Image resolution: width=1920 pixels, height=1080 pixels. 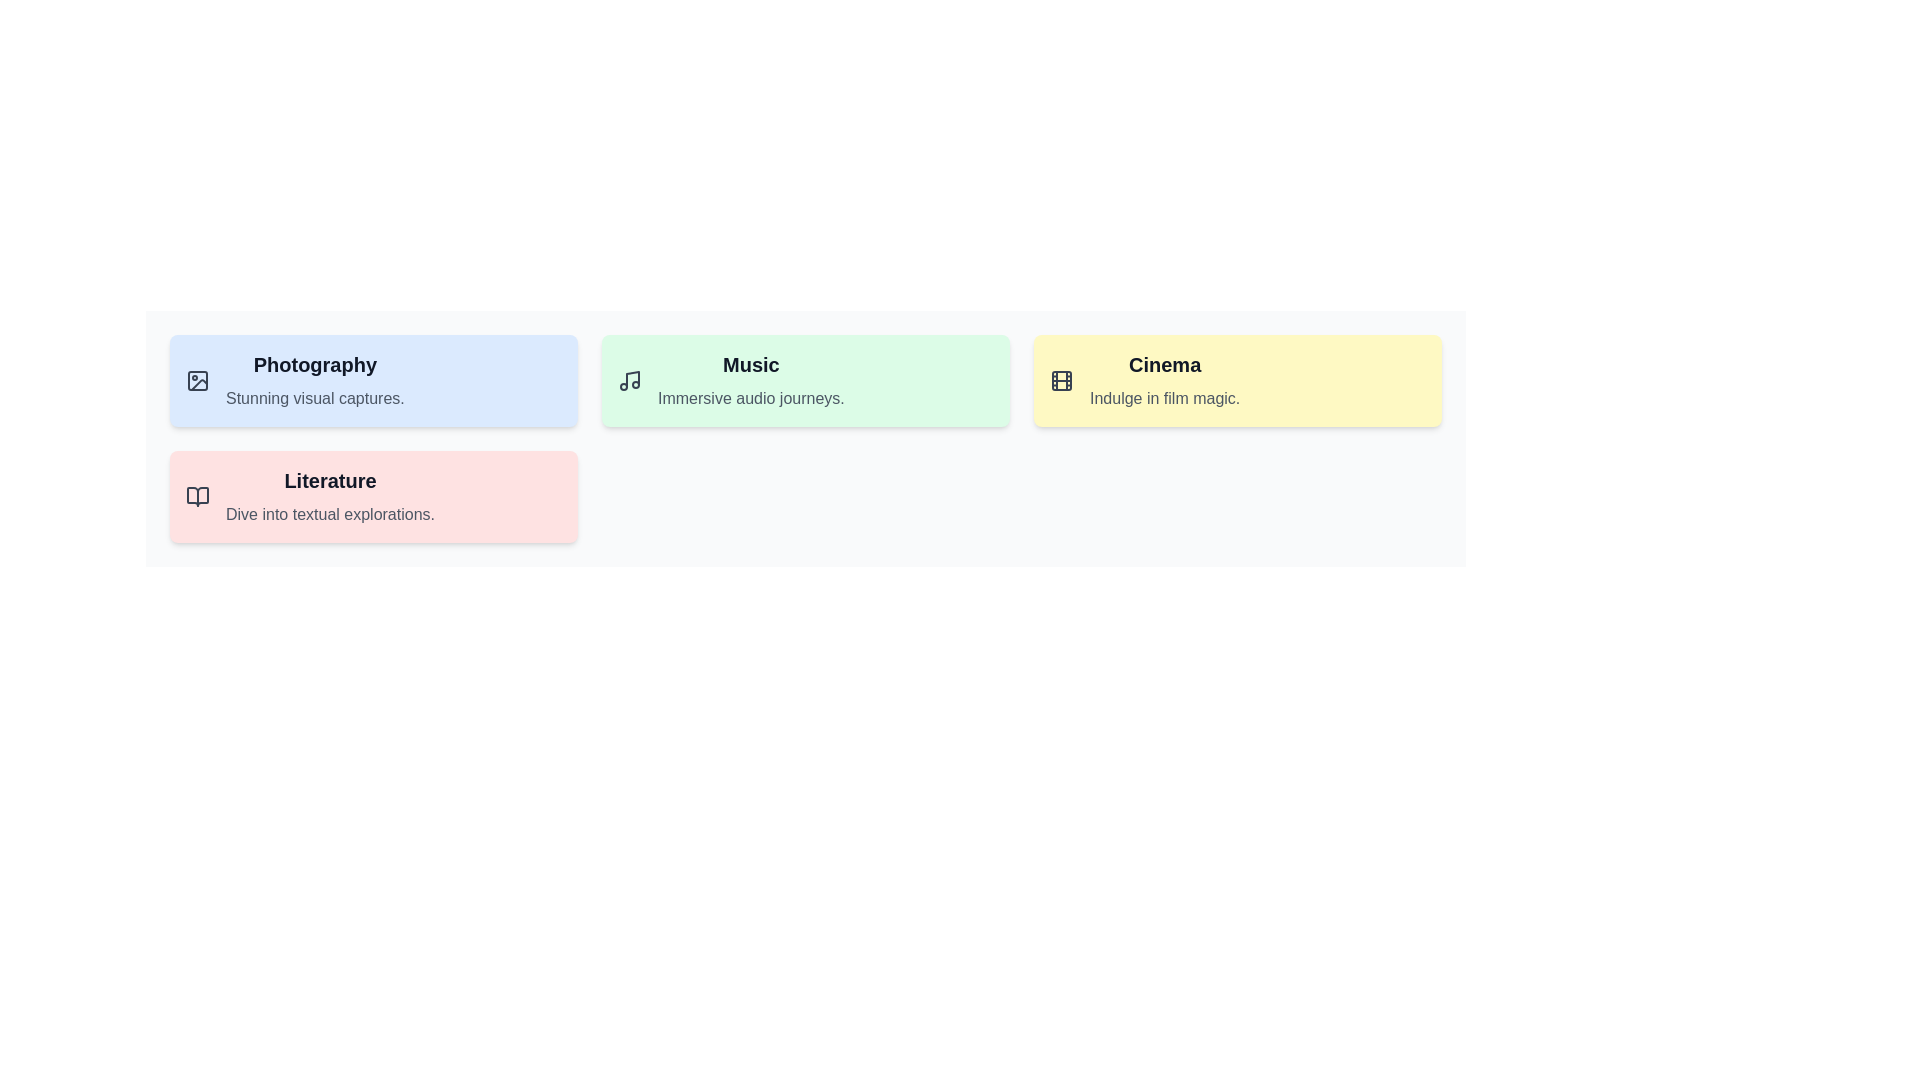 What do you see at coordinates (1060, 381) in the screenshot?
I see `the vertical film strip icon, which is dark gray and located to the left of the 'Cinema' text on a highlighted yellow card in the top-right section of the interface` at bounding box center [1060, 381].